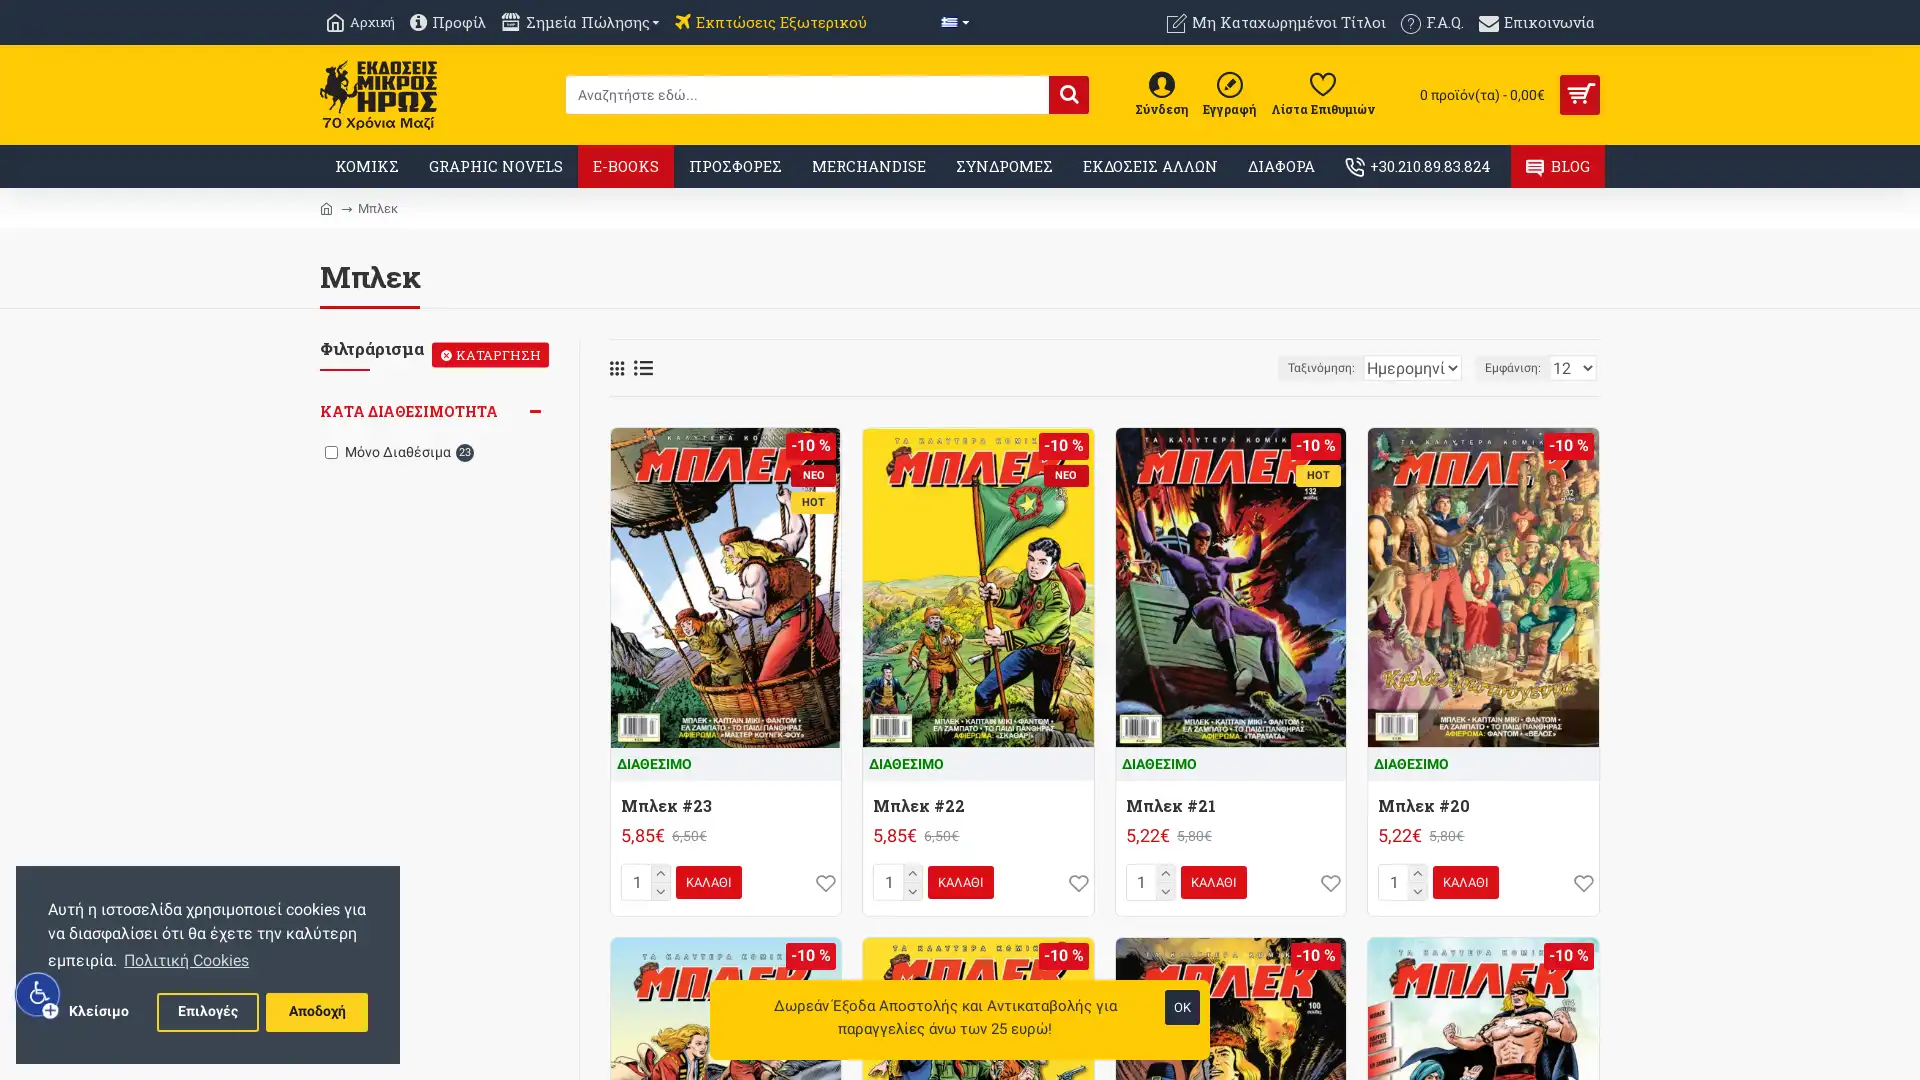 The width and height of the screenshot is (1920, 1080). Describe the element at coordinates (315, 1011) in the screenshot. I see `allow cookies` at that location.